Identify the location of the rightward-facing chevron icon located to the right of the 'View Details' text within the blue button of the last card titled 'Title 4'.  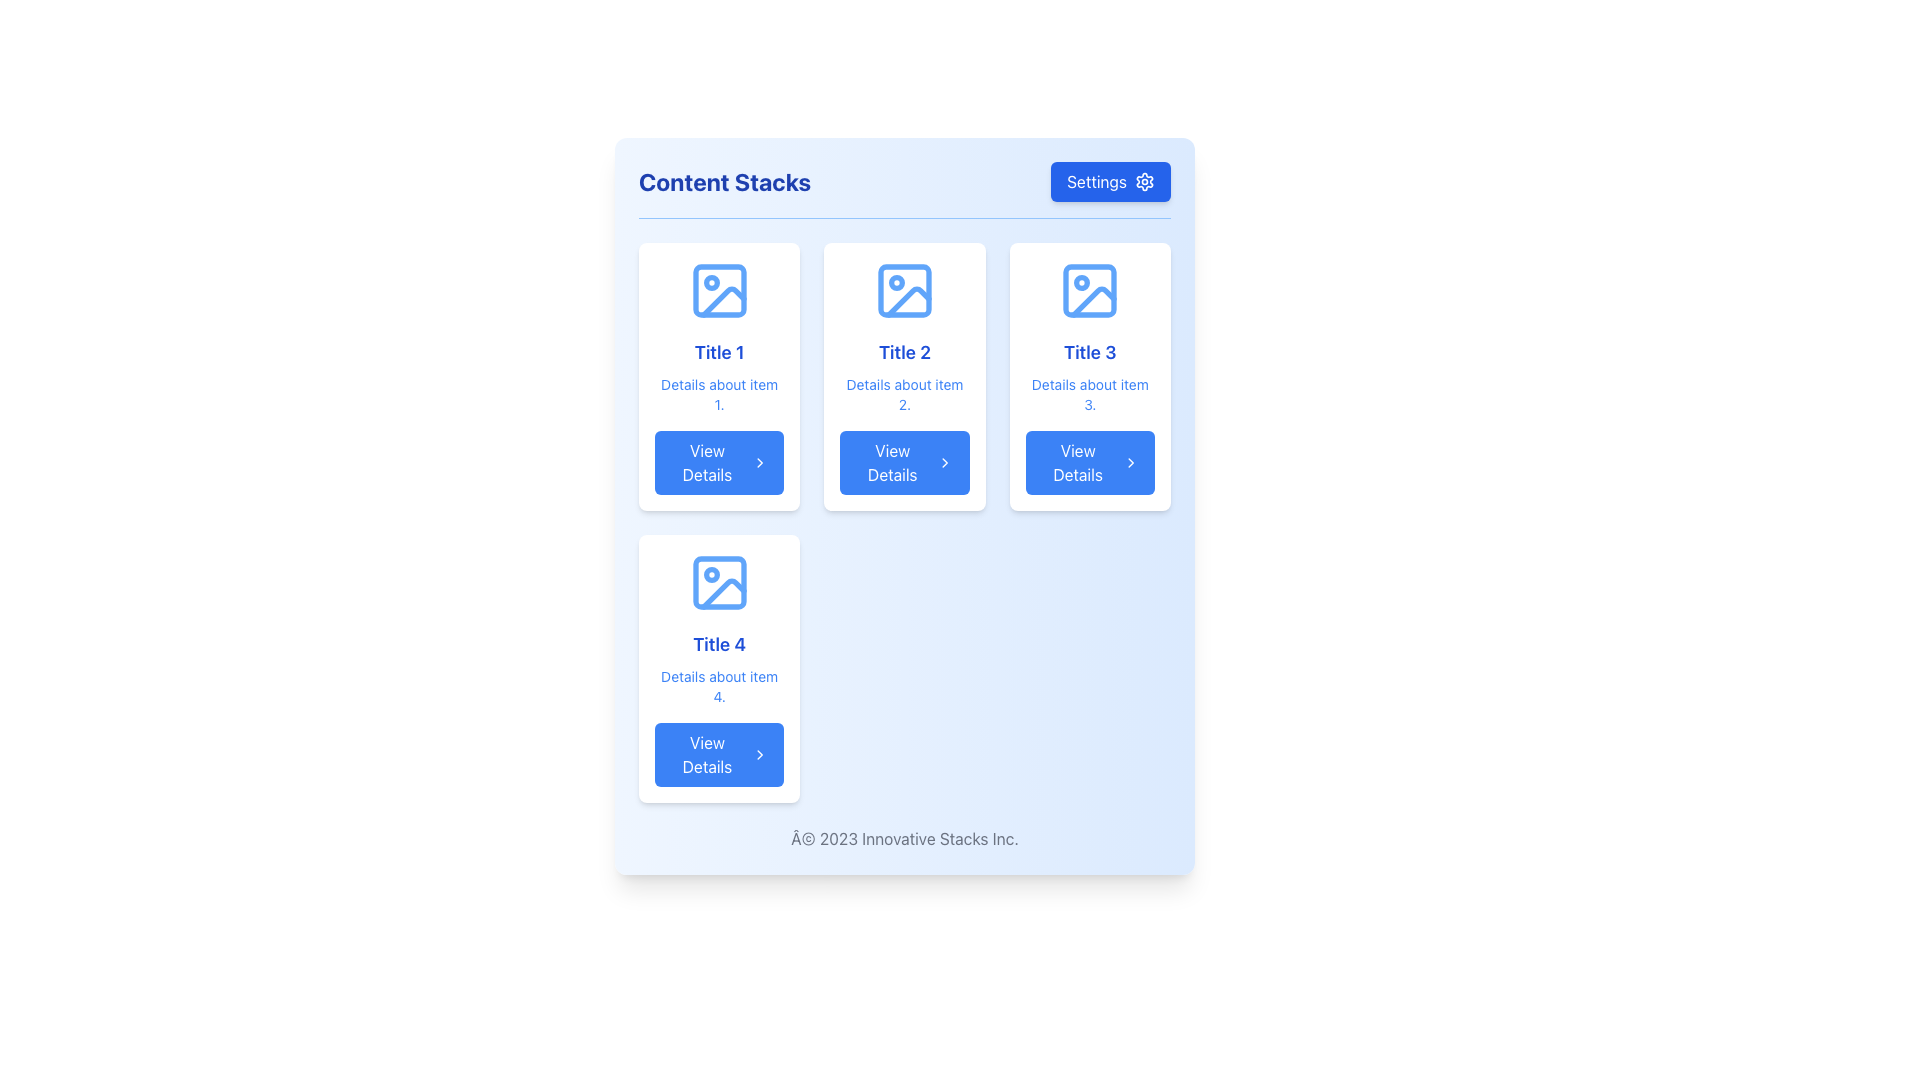
(759, 755).